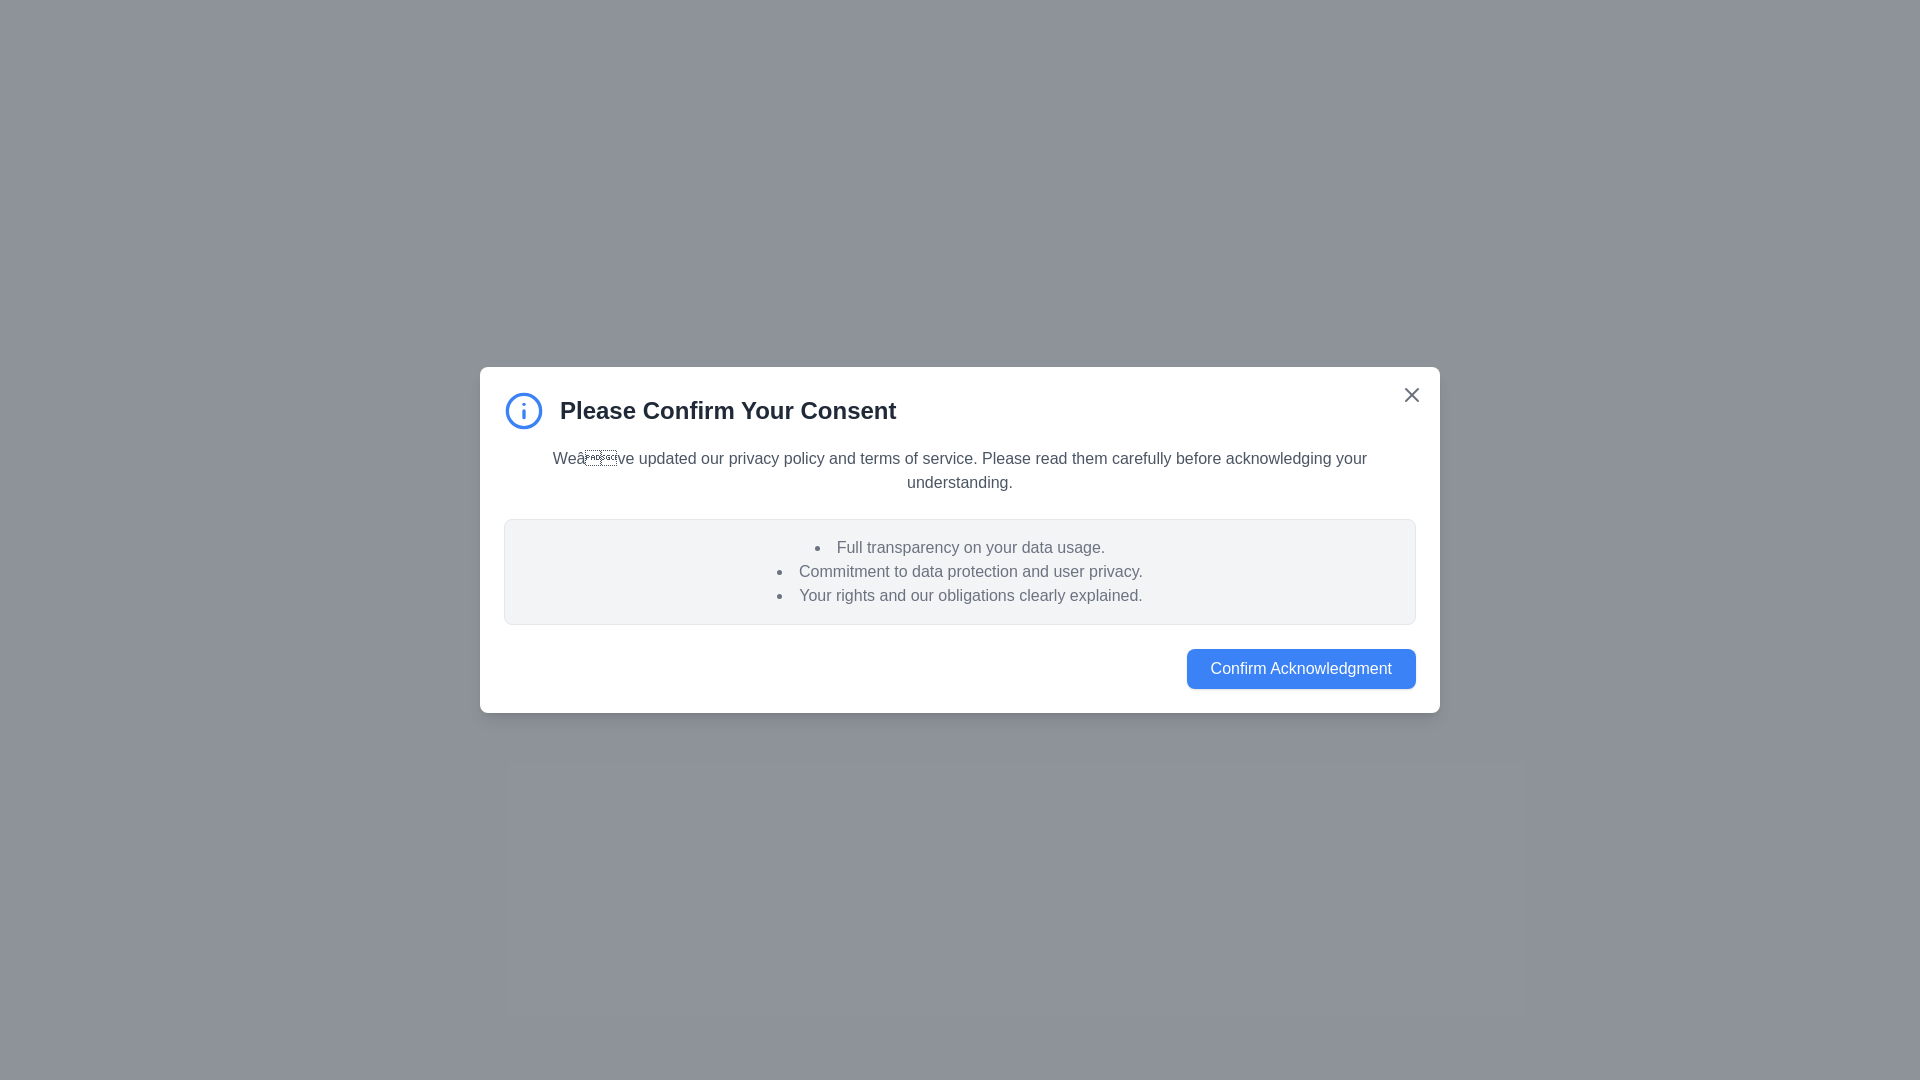 The image size is (1920, 1080). I want to click on the informational icon to inspect it, so click(523, 410).